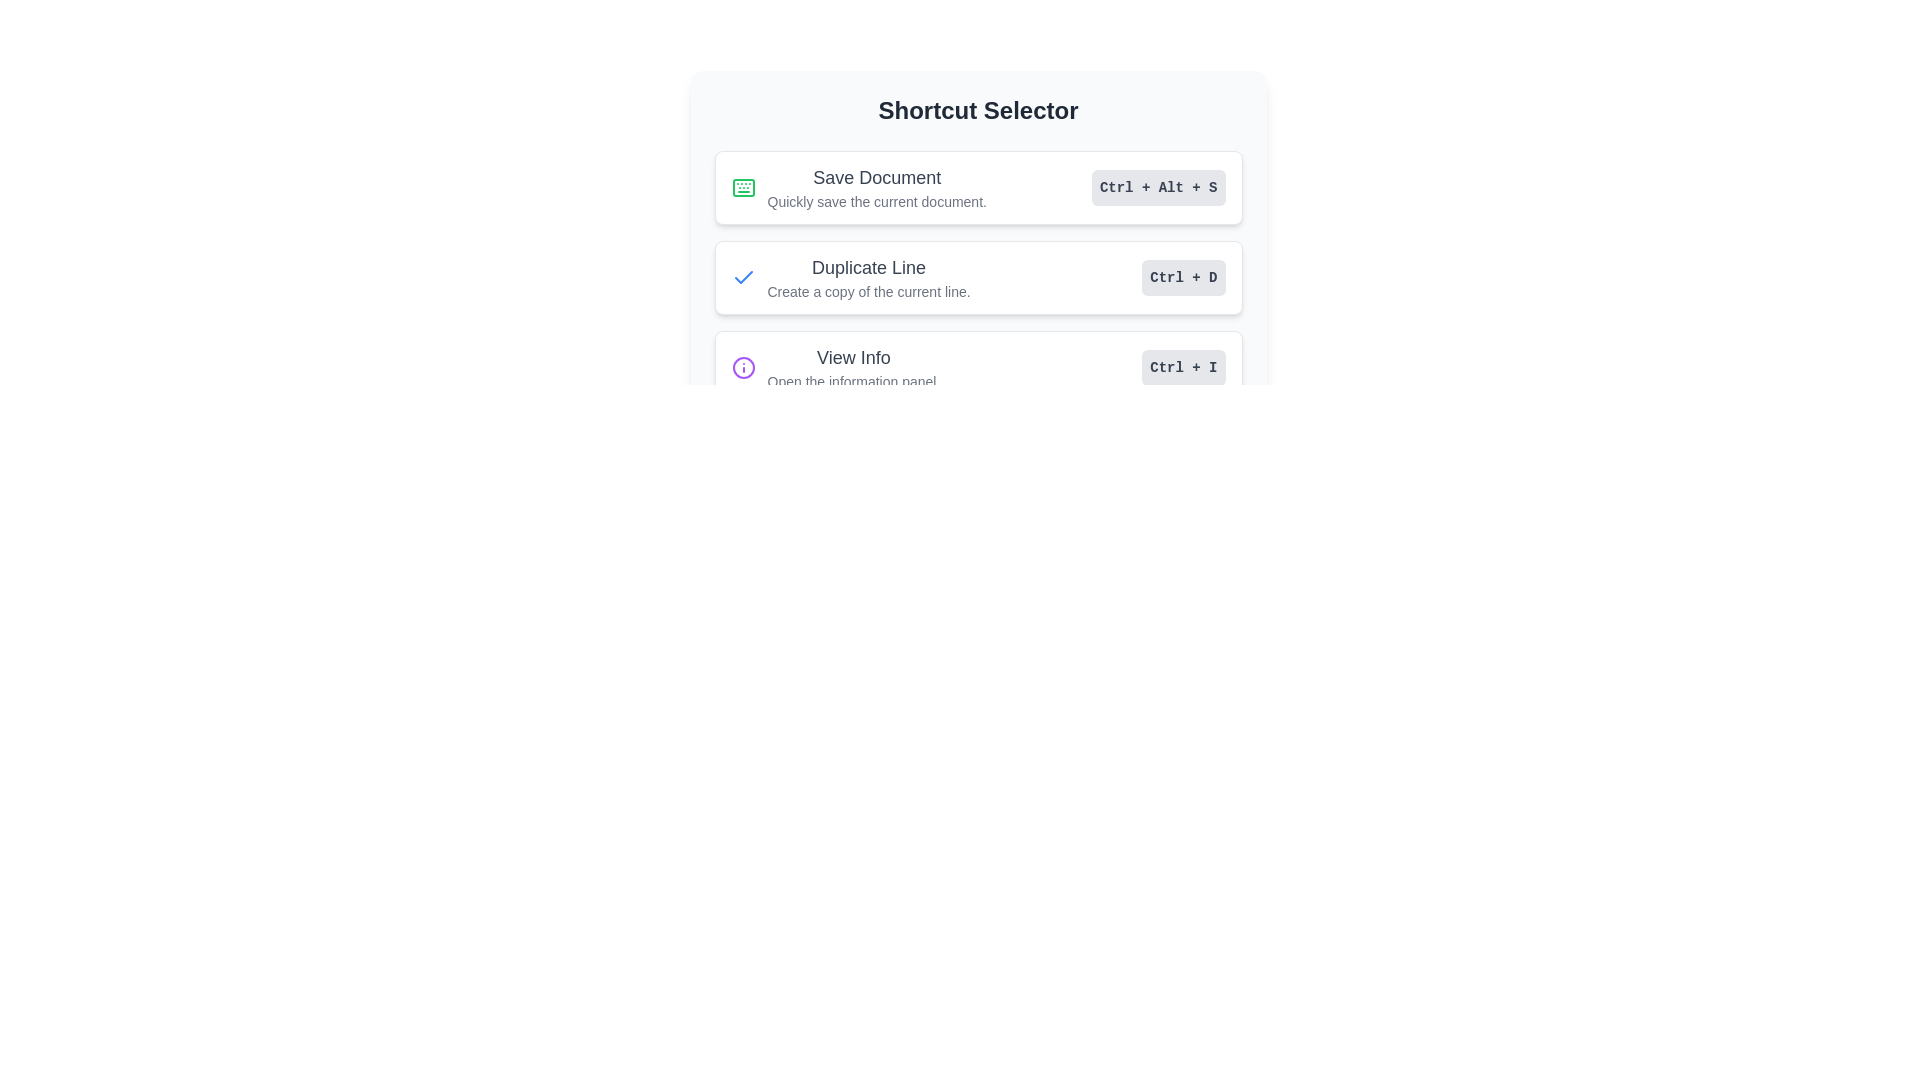 Image resolution: width=1920 pixels, height=1080 pixels. Describe the element at coordinates (1158, 188) in the screenshot. I see `the static text label that displays the keyboard shortcut for 'Save Document', located to the right of the description 'Quickly save the current document'` at that location.